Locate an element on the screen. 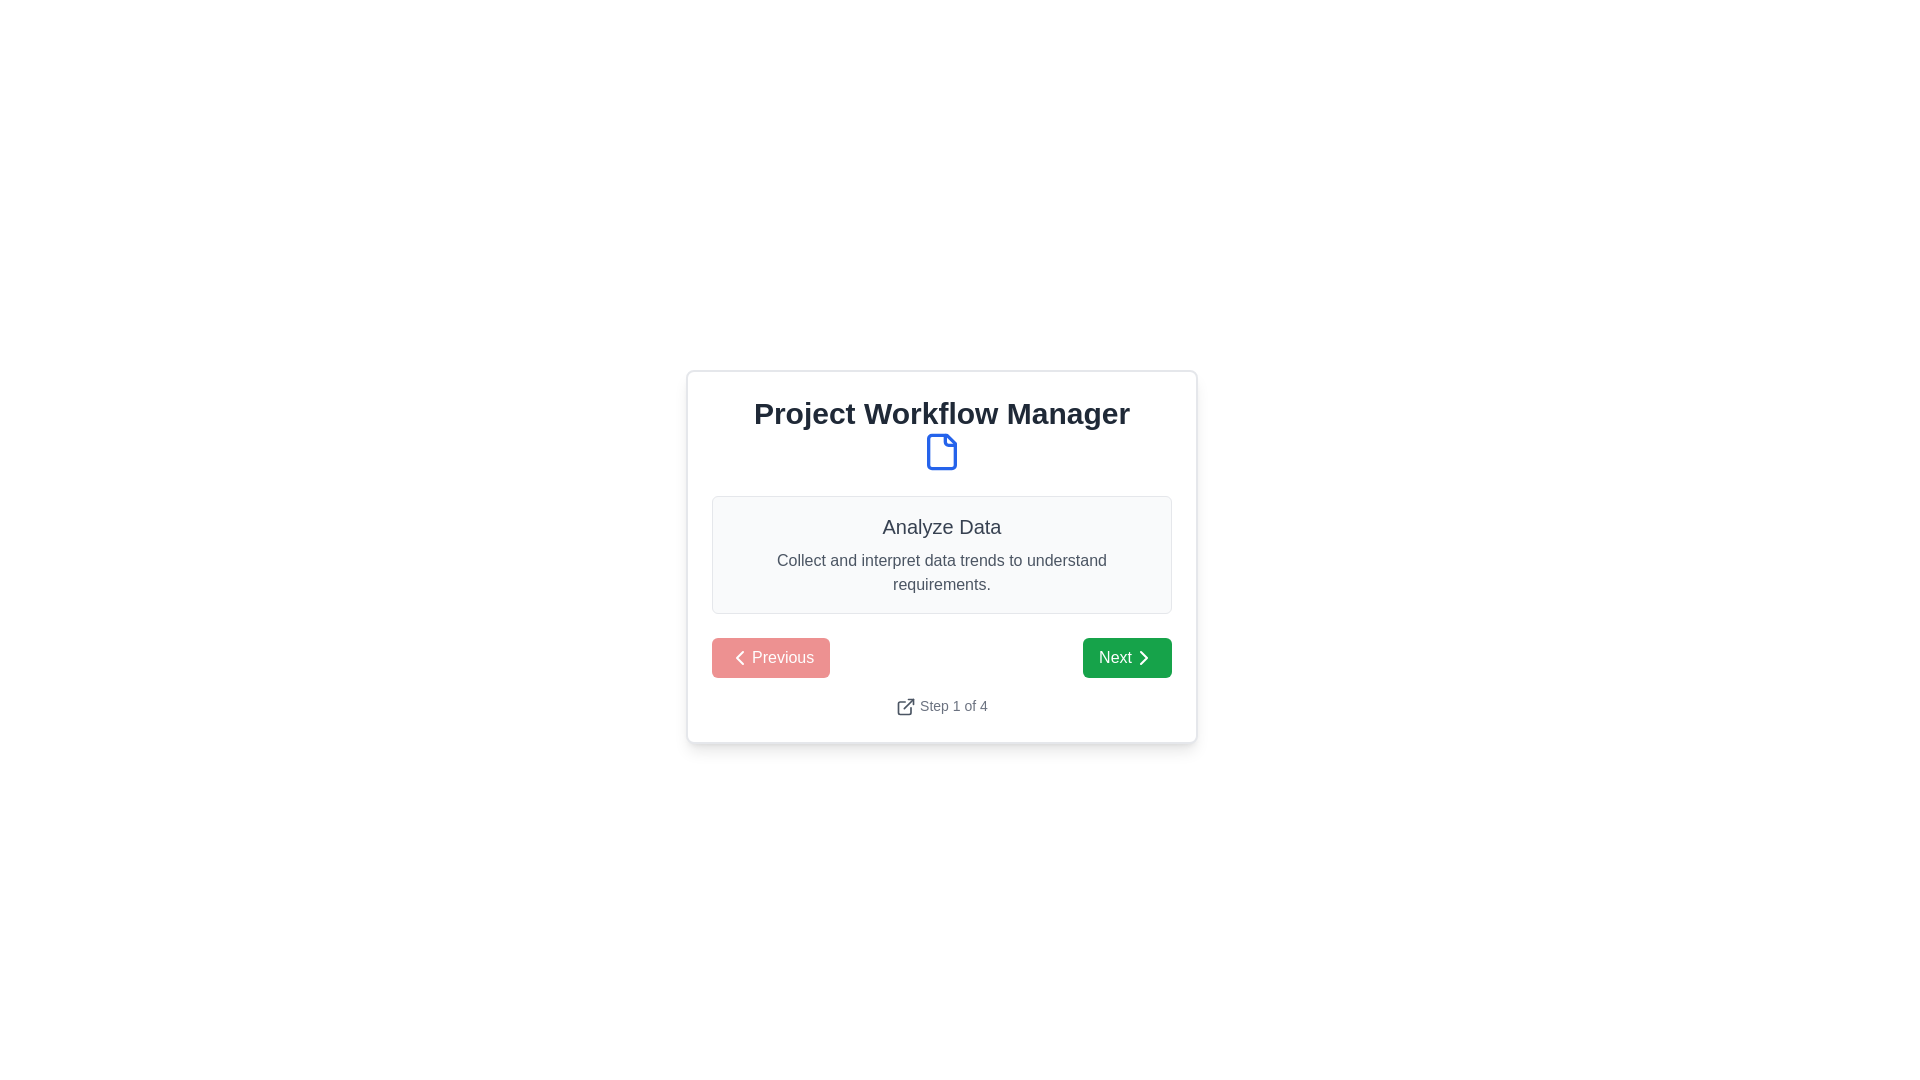 The width and height of the screenshot is (1920, 1080). the green 'Next' button with rounded corners and white text is located at coordinates (1127, 658).